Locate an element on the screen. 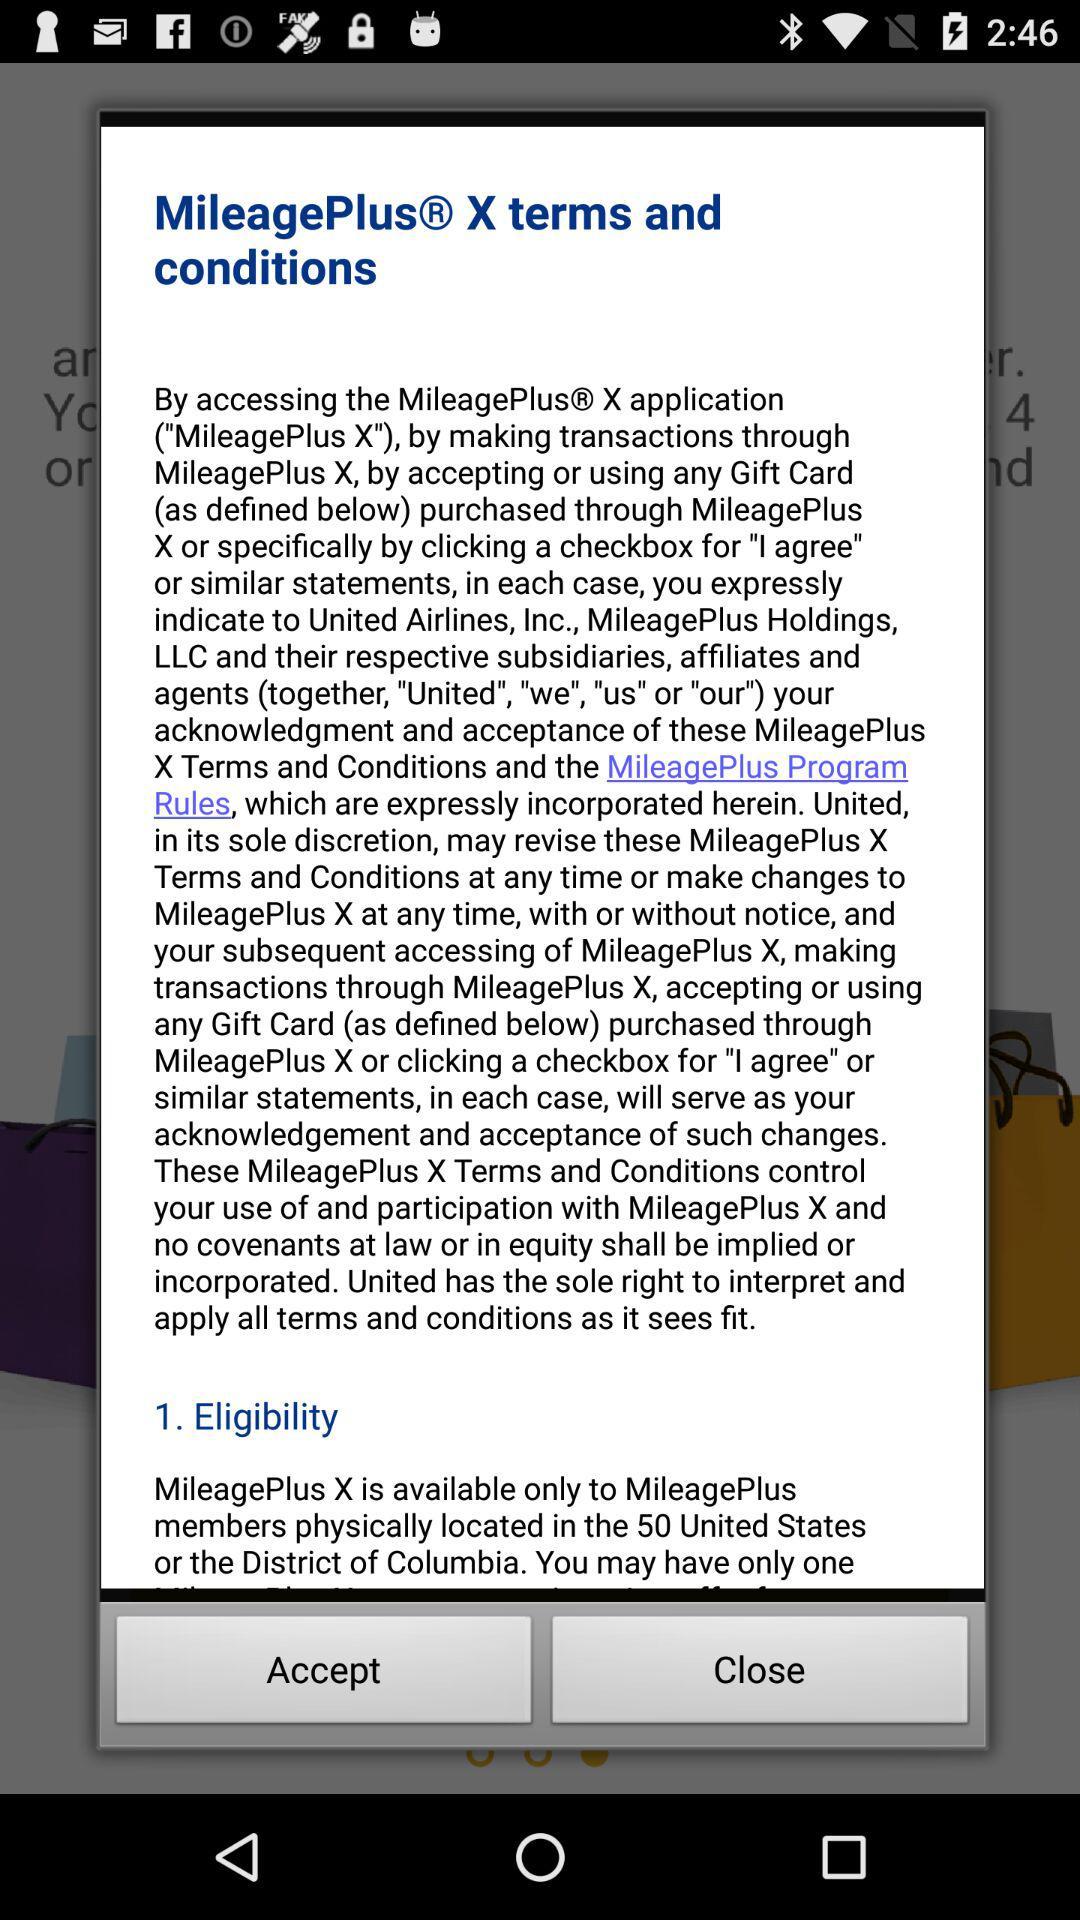 The height and width of the screenshot is (1920, 1080). close at the bottom right corner is located at coordinates (760, 1675).